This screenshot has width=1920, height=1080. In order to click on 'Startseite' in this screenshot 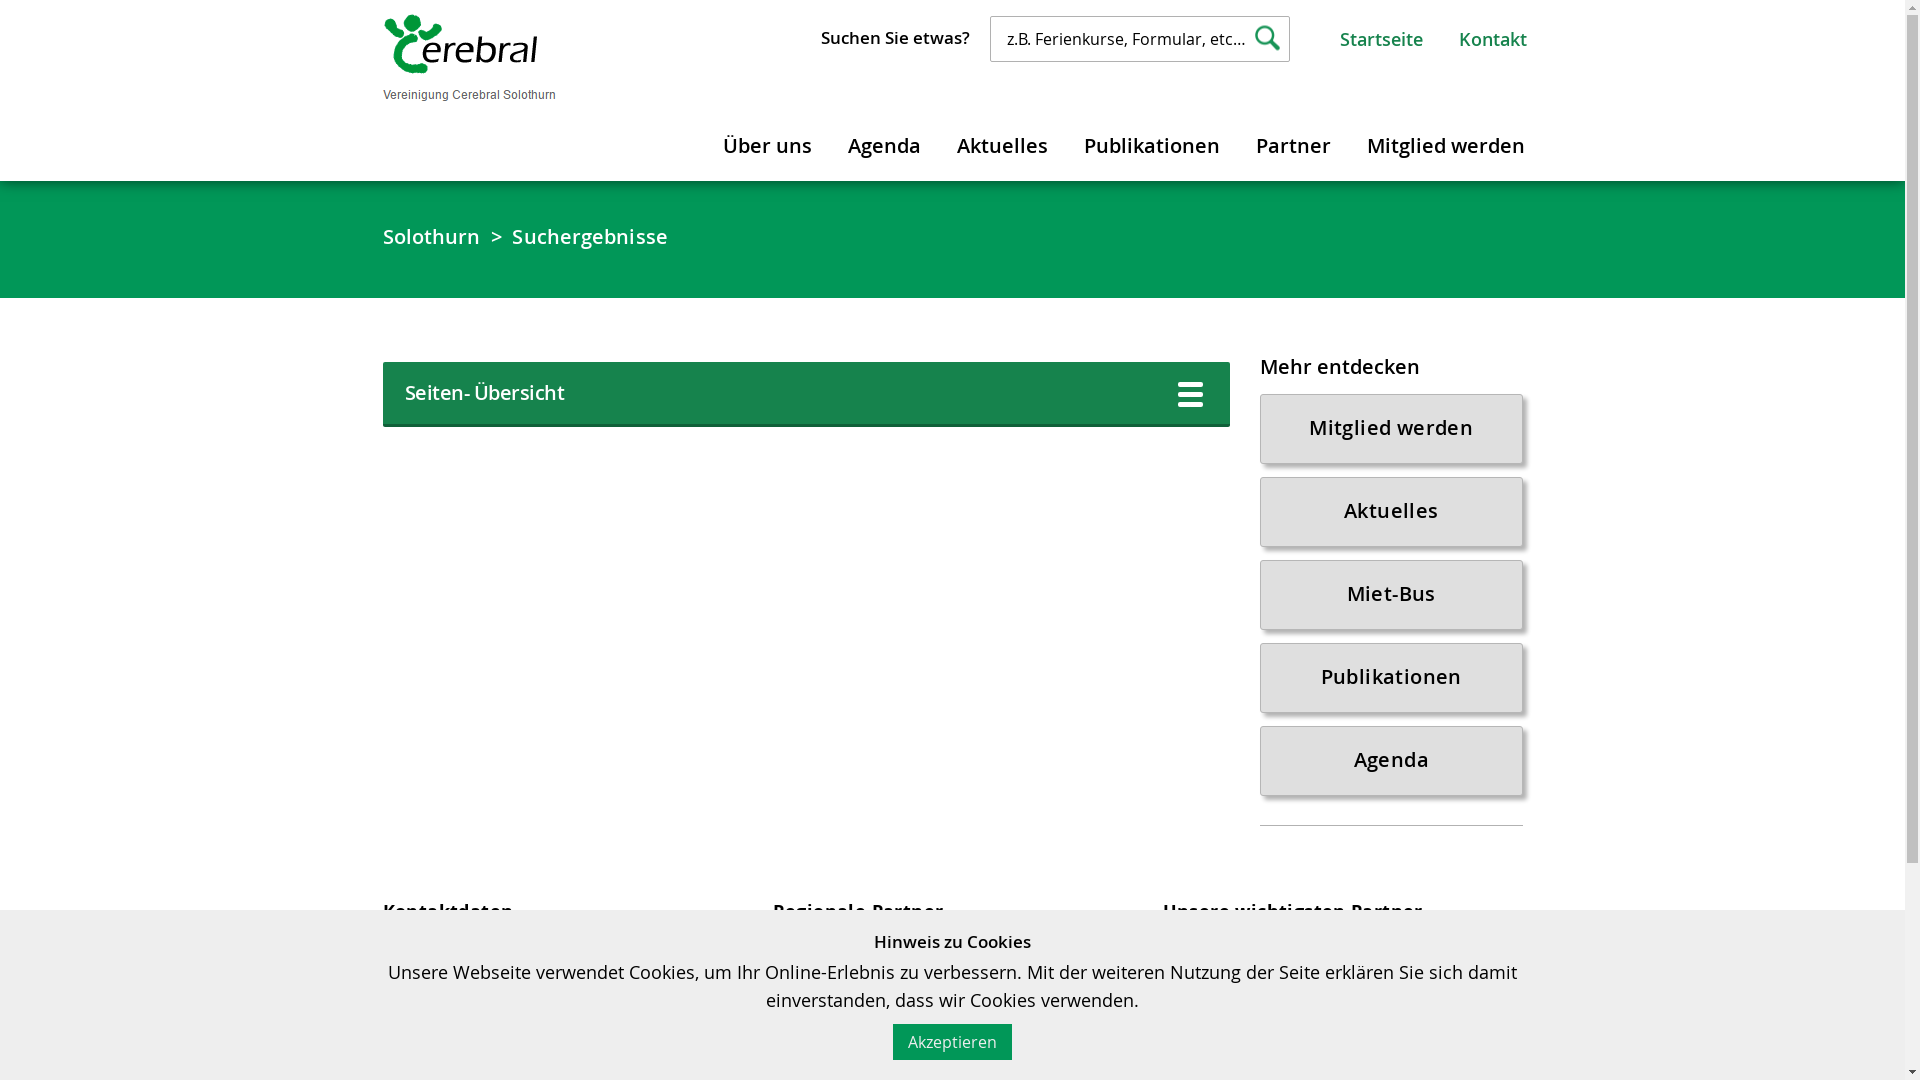, I will do `click(1339, 38)`.